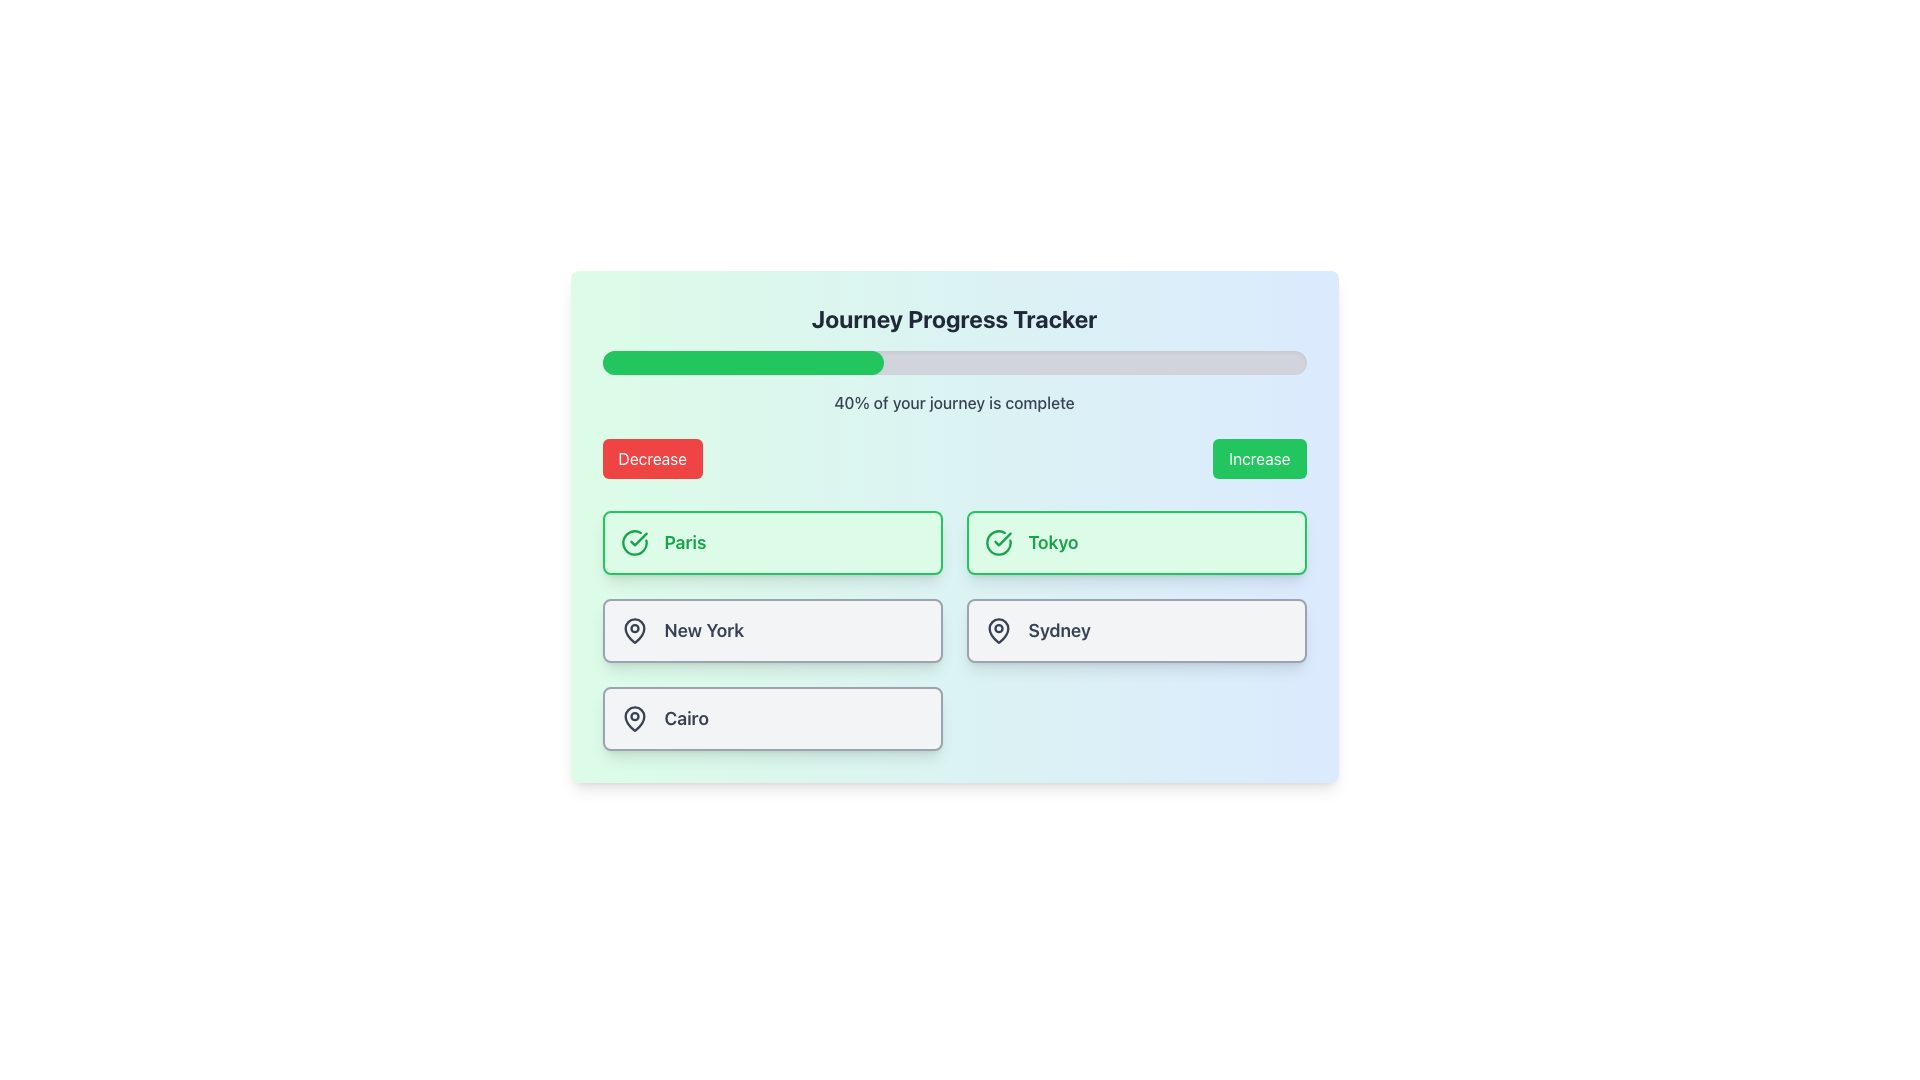  Describe the element at coordinates (633, 631) in the screenshot. I see `the pin-shaped icon located inside the 'New York' button, which is positioned at the top left corner of the third row in the list of buttons` at that location.